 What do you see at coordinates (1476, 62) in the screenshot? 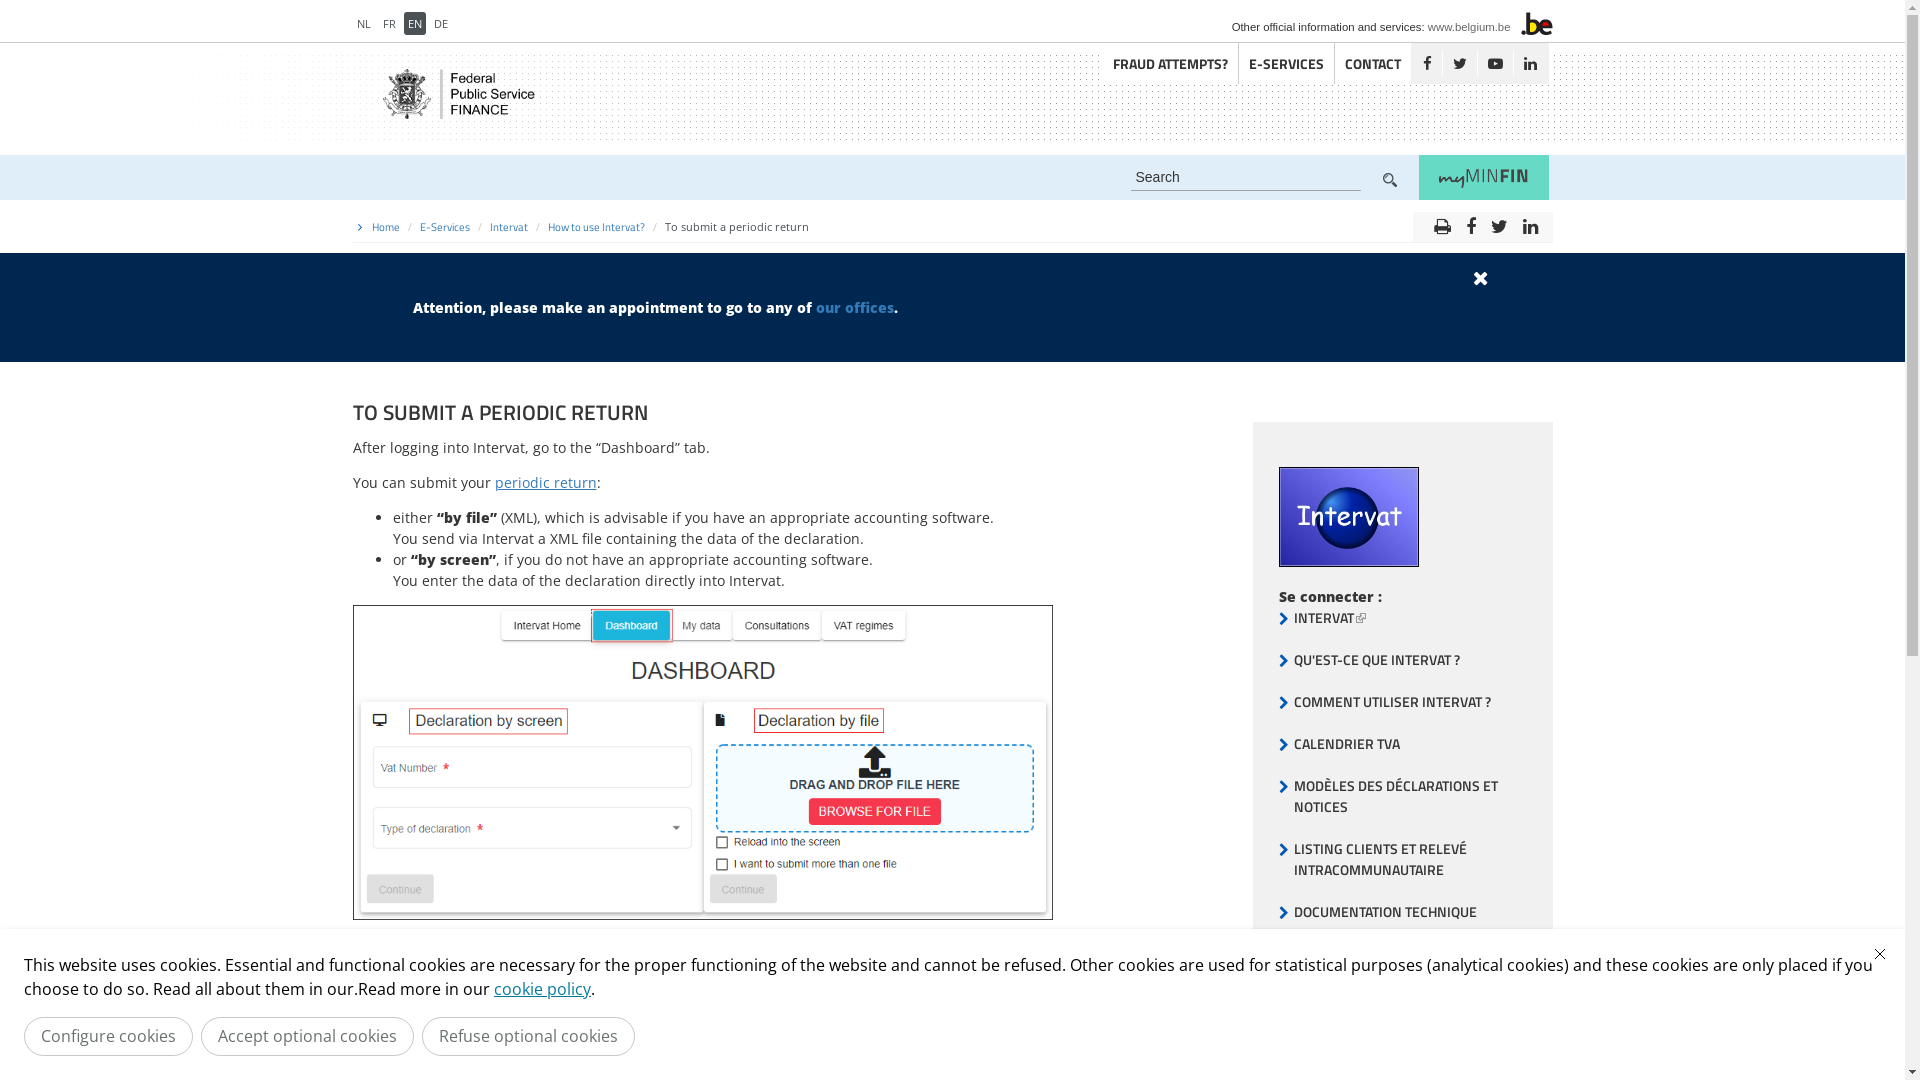
I see `'Youtube'` at bounding box center [1476, 62].